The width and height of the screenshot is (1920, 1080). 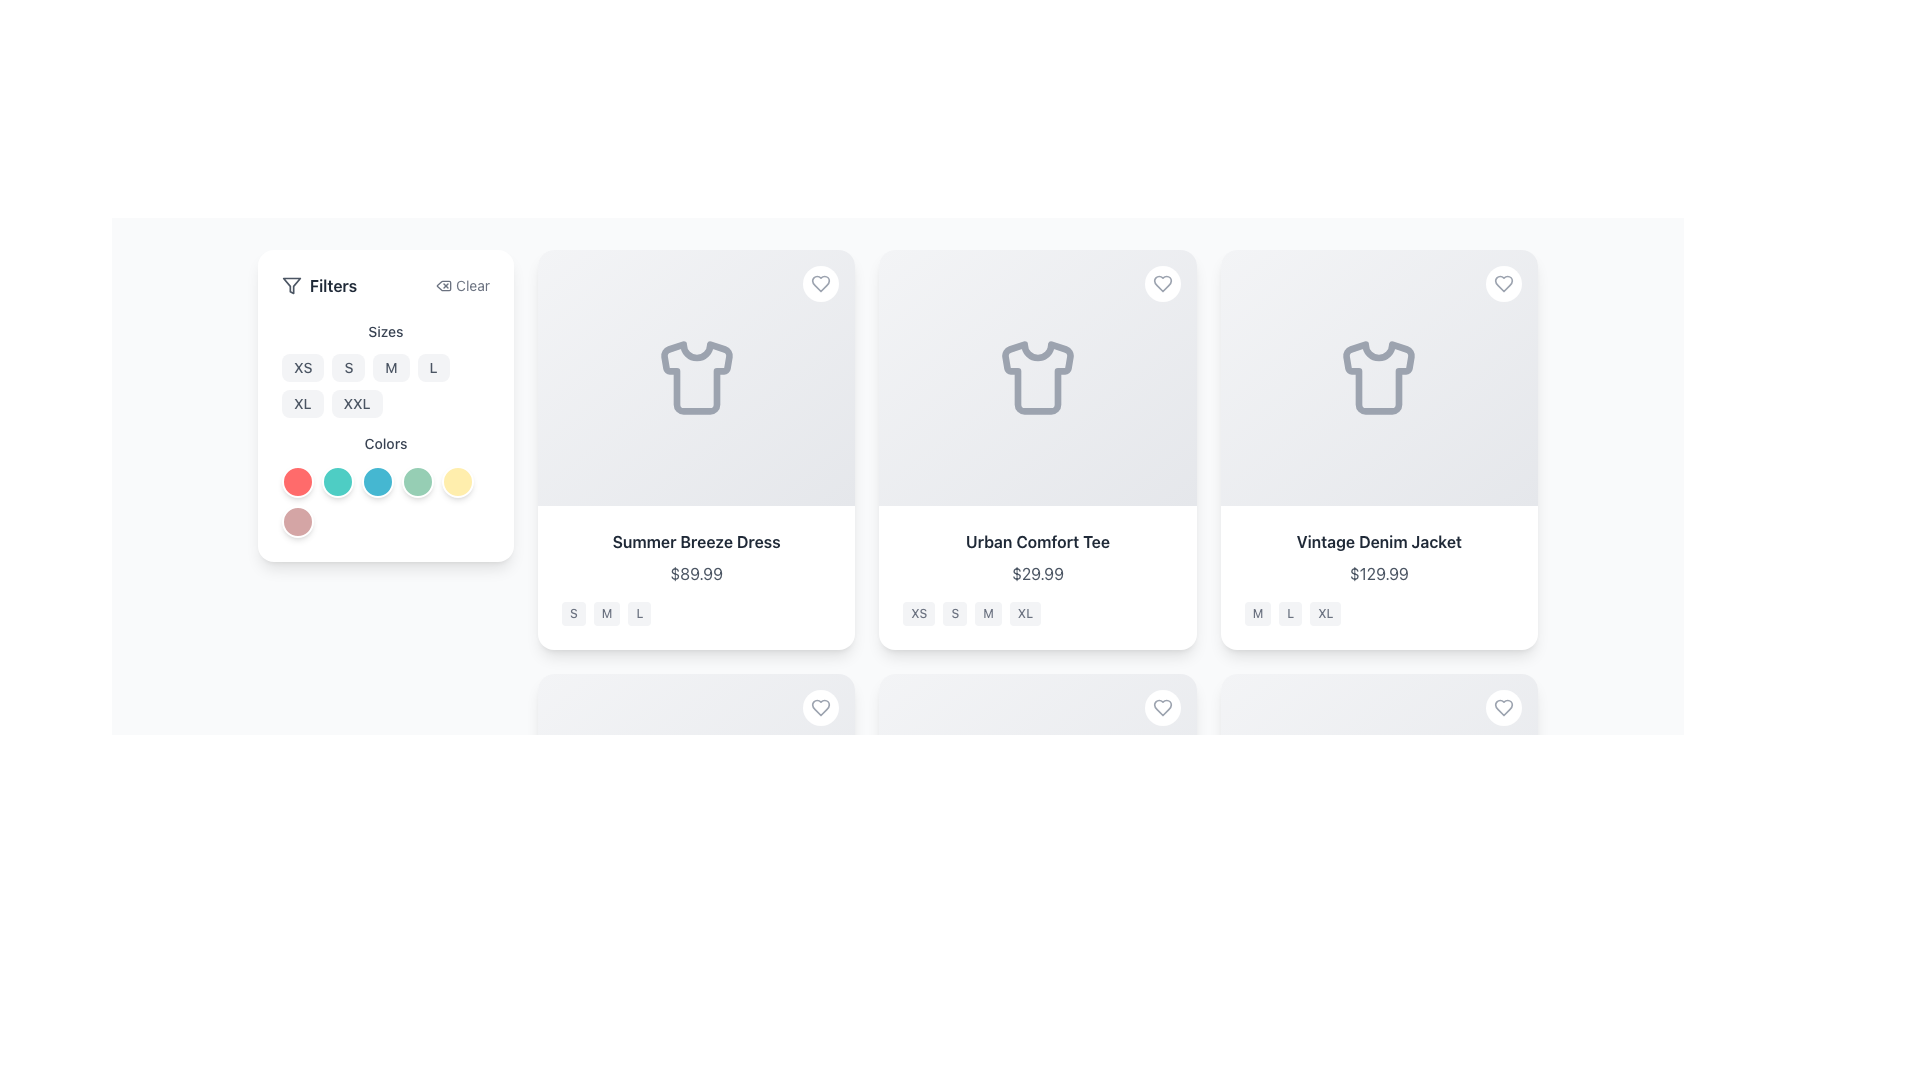 What do you see at coordinates (696, 1002) in the screenshot?
I see `the Card content block located in the bottom section of the third card from the left in a grid layout` at bounding box center [696, 1002].